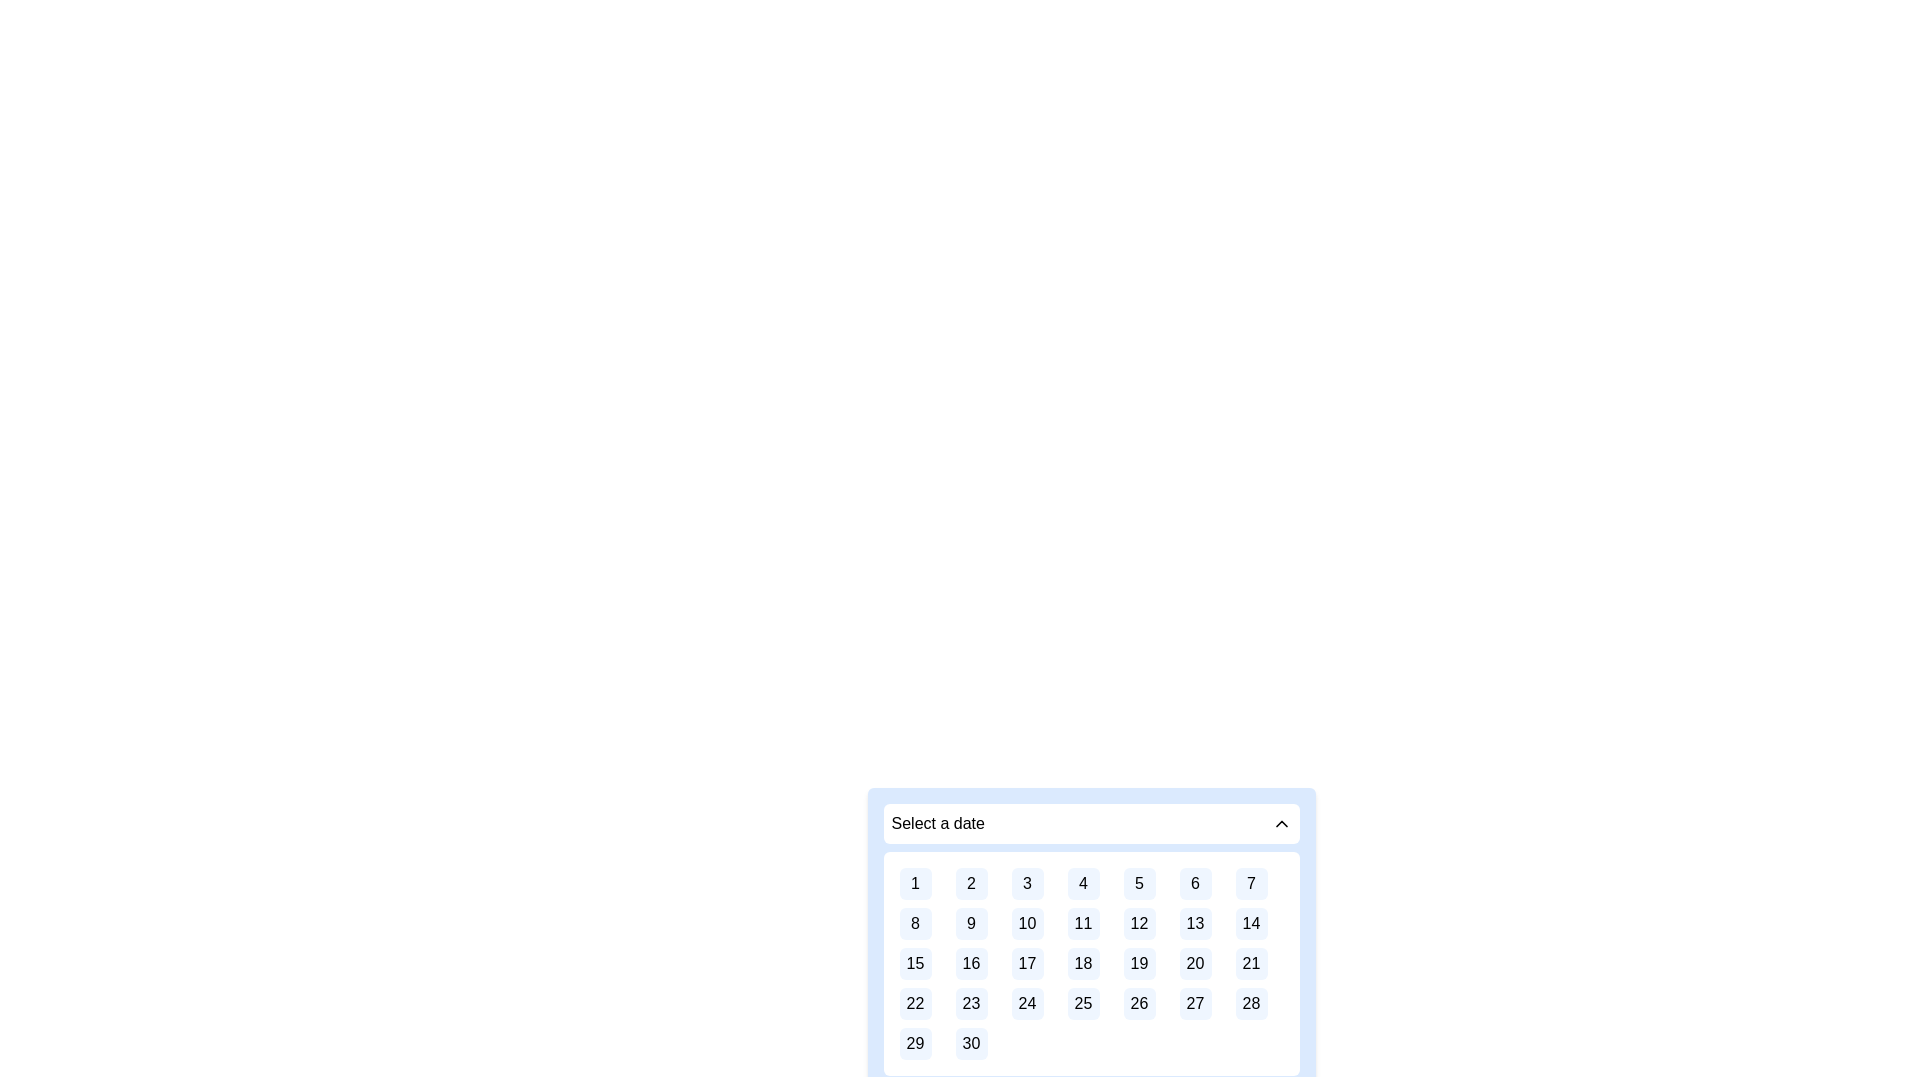 The image size is (1920, 1080). What do you see at coordinates (1090, 963) in the screenshot?
I see `the button displaying a numbered day in the calendar grid layout` at bounding box center [1090, 963].